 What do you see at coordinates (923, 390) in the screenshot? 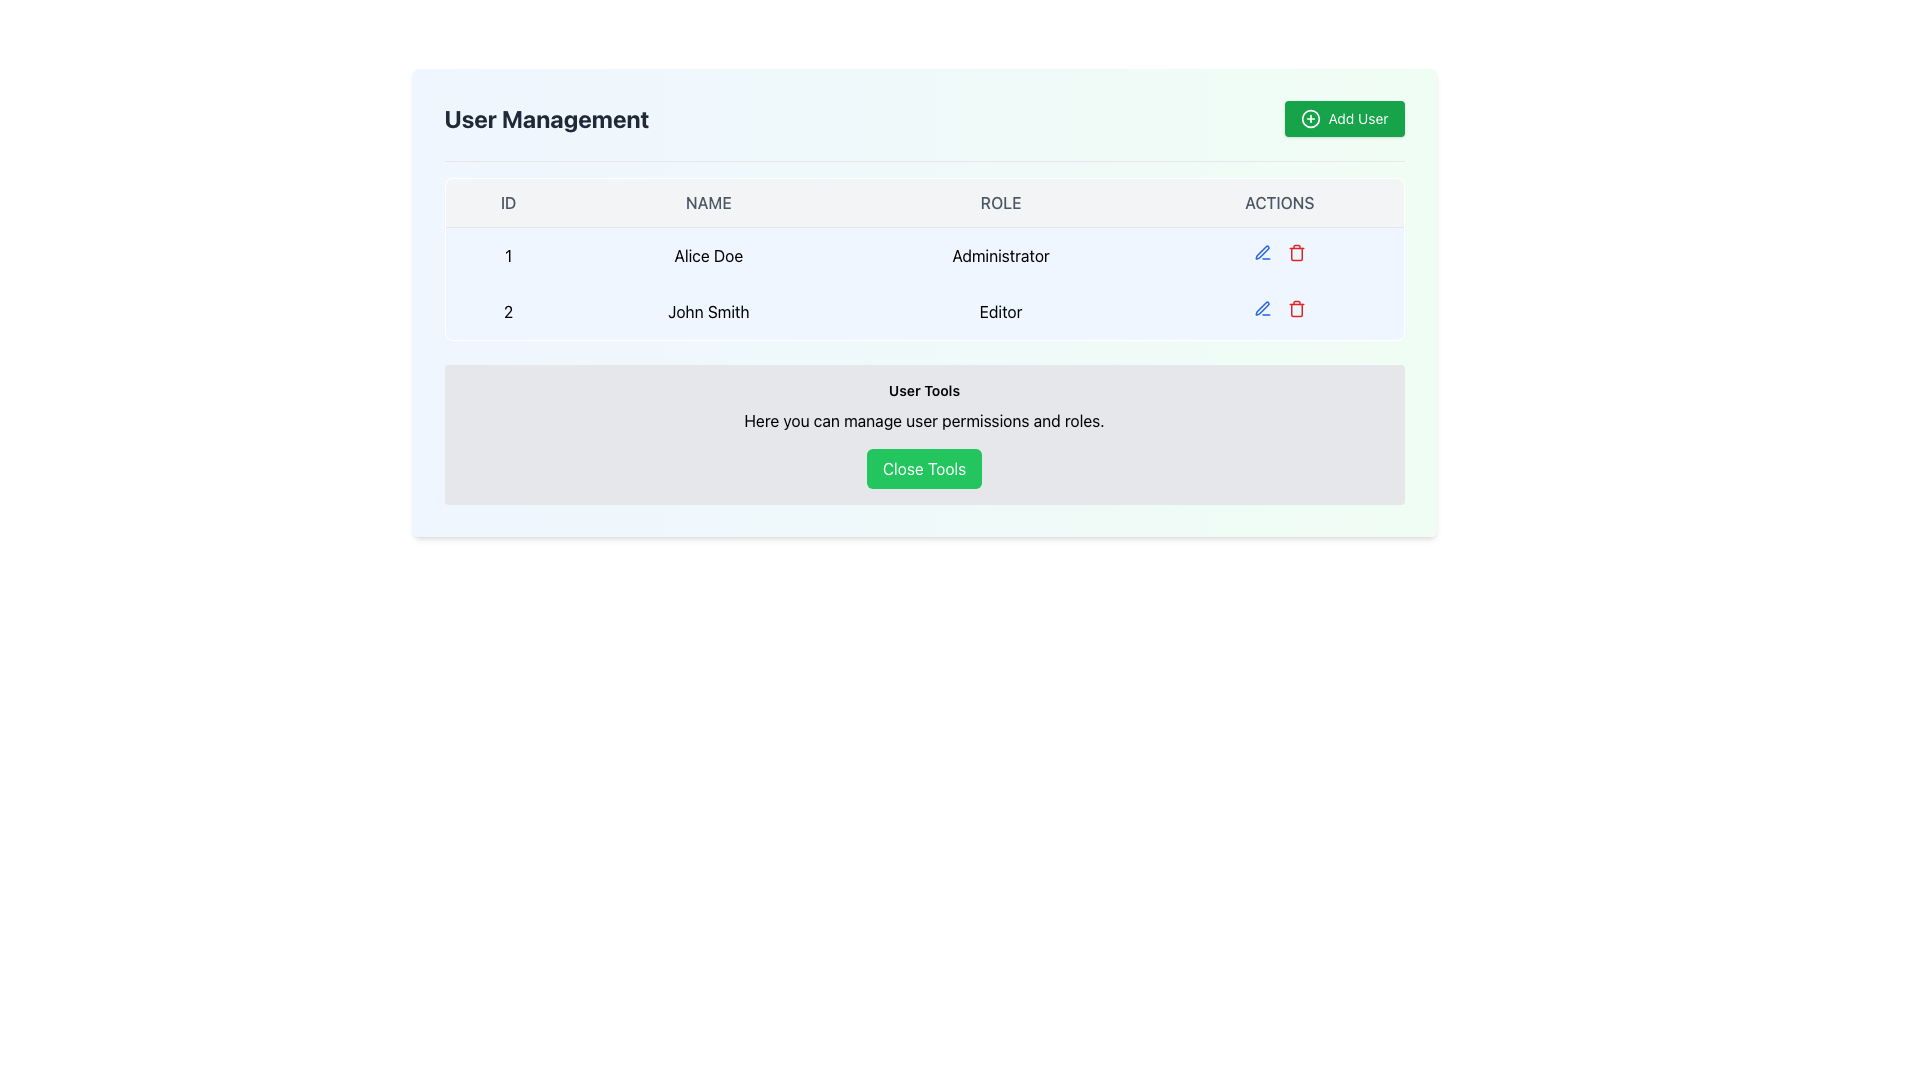
I see `'User Tools' text label which is displayed in bold and small font, located centrally within the submenu section for managing user permissions` at bounding box center [923, 390].